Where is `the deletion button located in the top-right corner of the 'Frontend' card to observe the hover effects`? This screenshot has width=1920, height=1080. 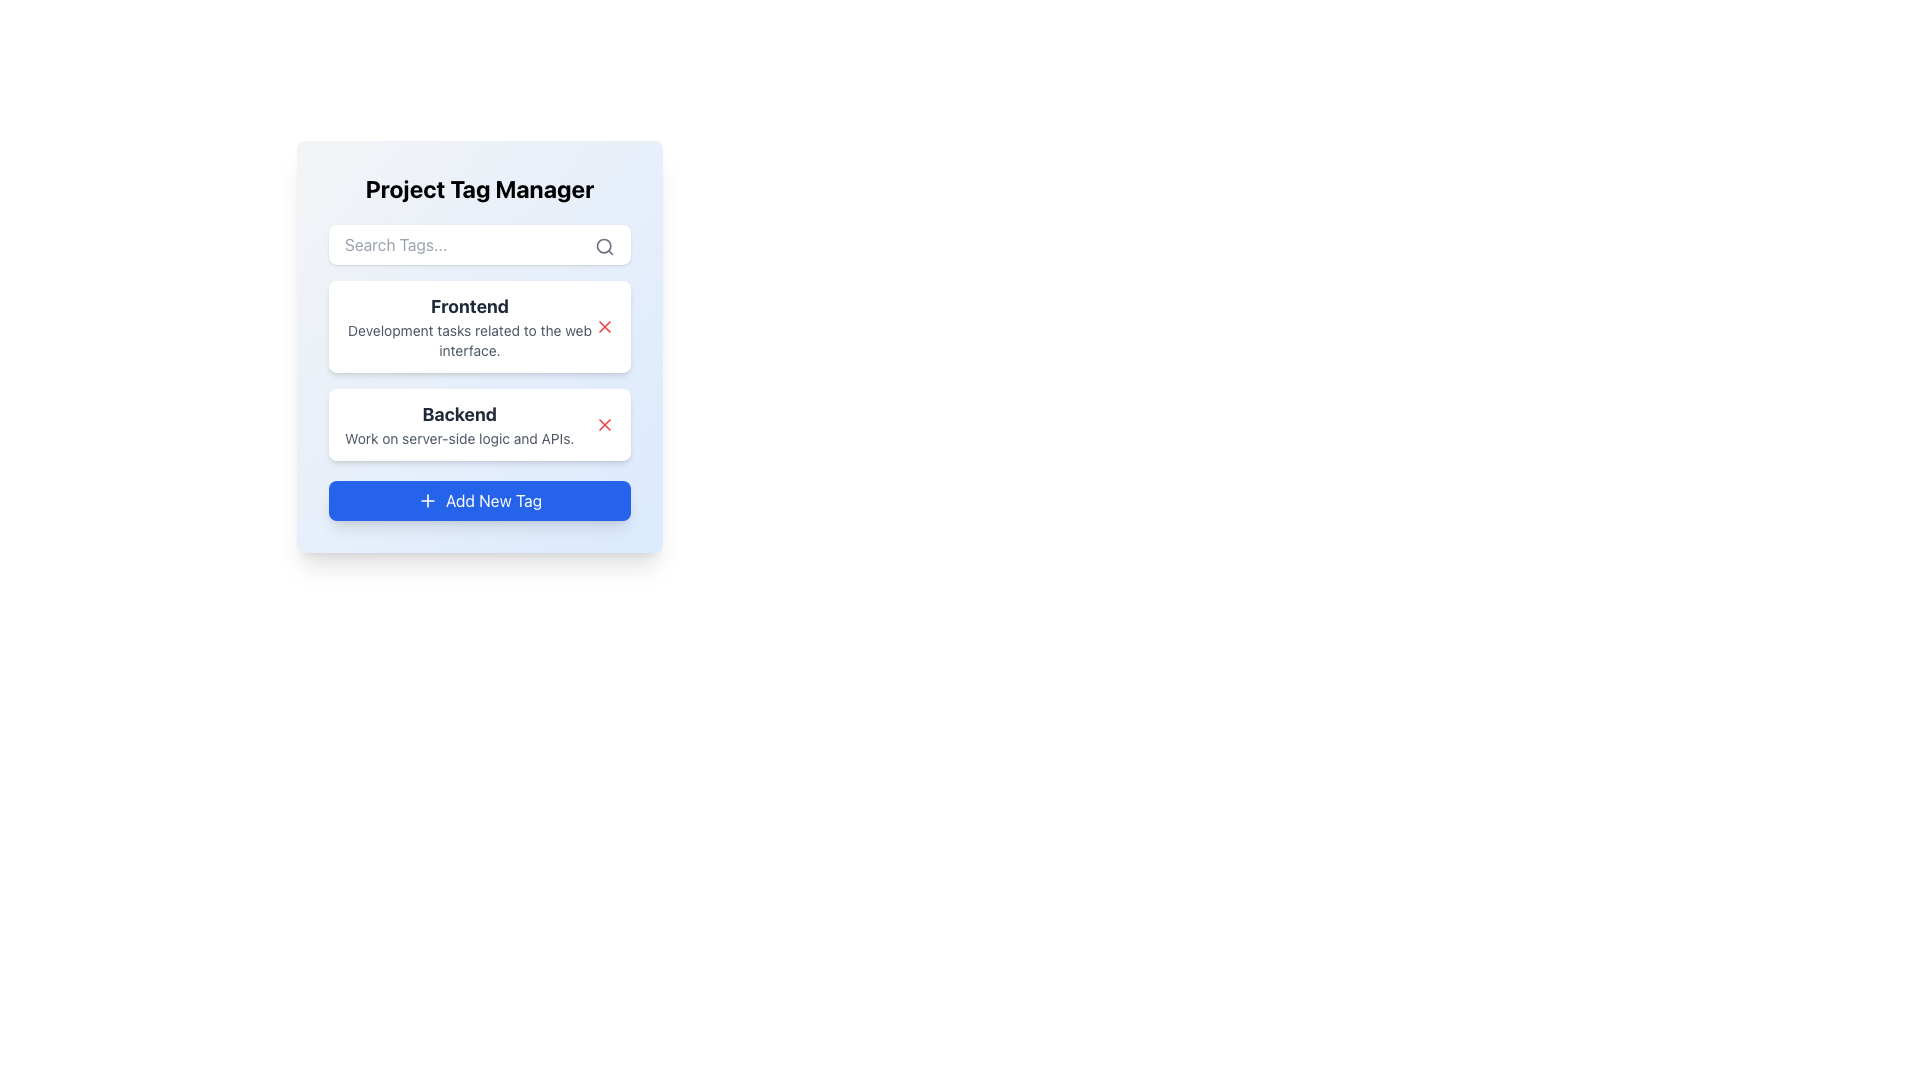 the deletion button located in the top-right corner of the 'Frontend' card to observe the hover effects is located at coordinates (603, 326).